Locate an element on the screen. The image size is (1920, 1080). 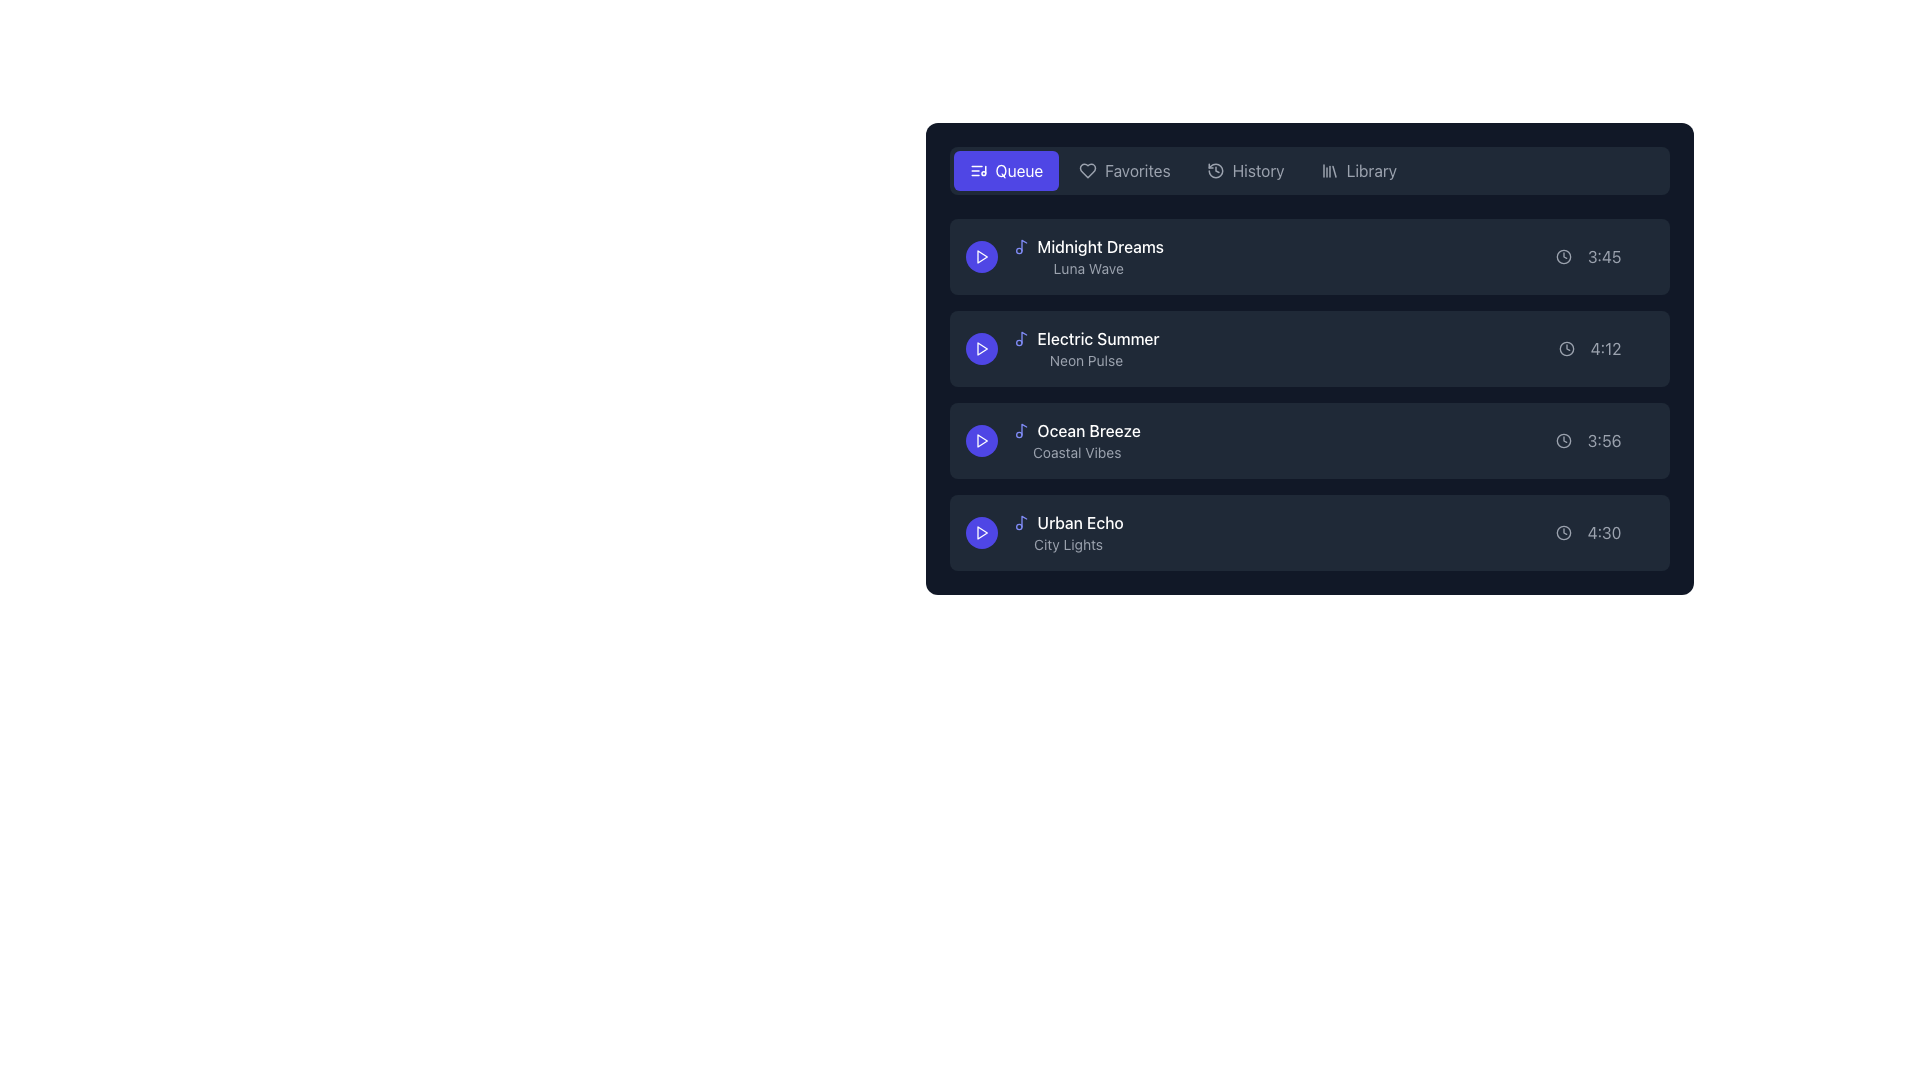
the title label of the first music track, which is located to the right of the music note icon and above the smaller text 'Luna Wave' is located at coordinates (1099, 245).